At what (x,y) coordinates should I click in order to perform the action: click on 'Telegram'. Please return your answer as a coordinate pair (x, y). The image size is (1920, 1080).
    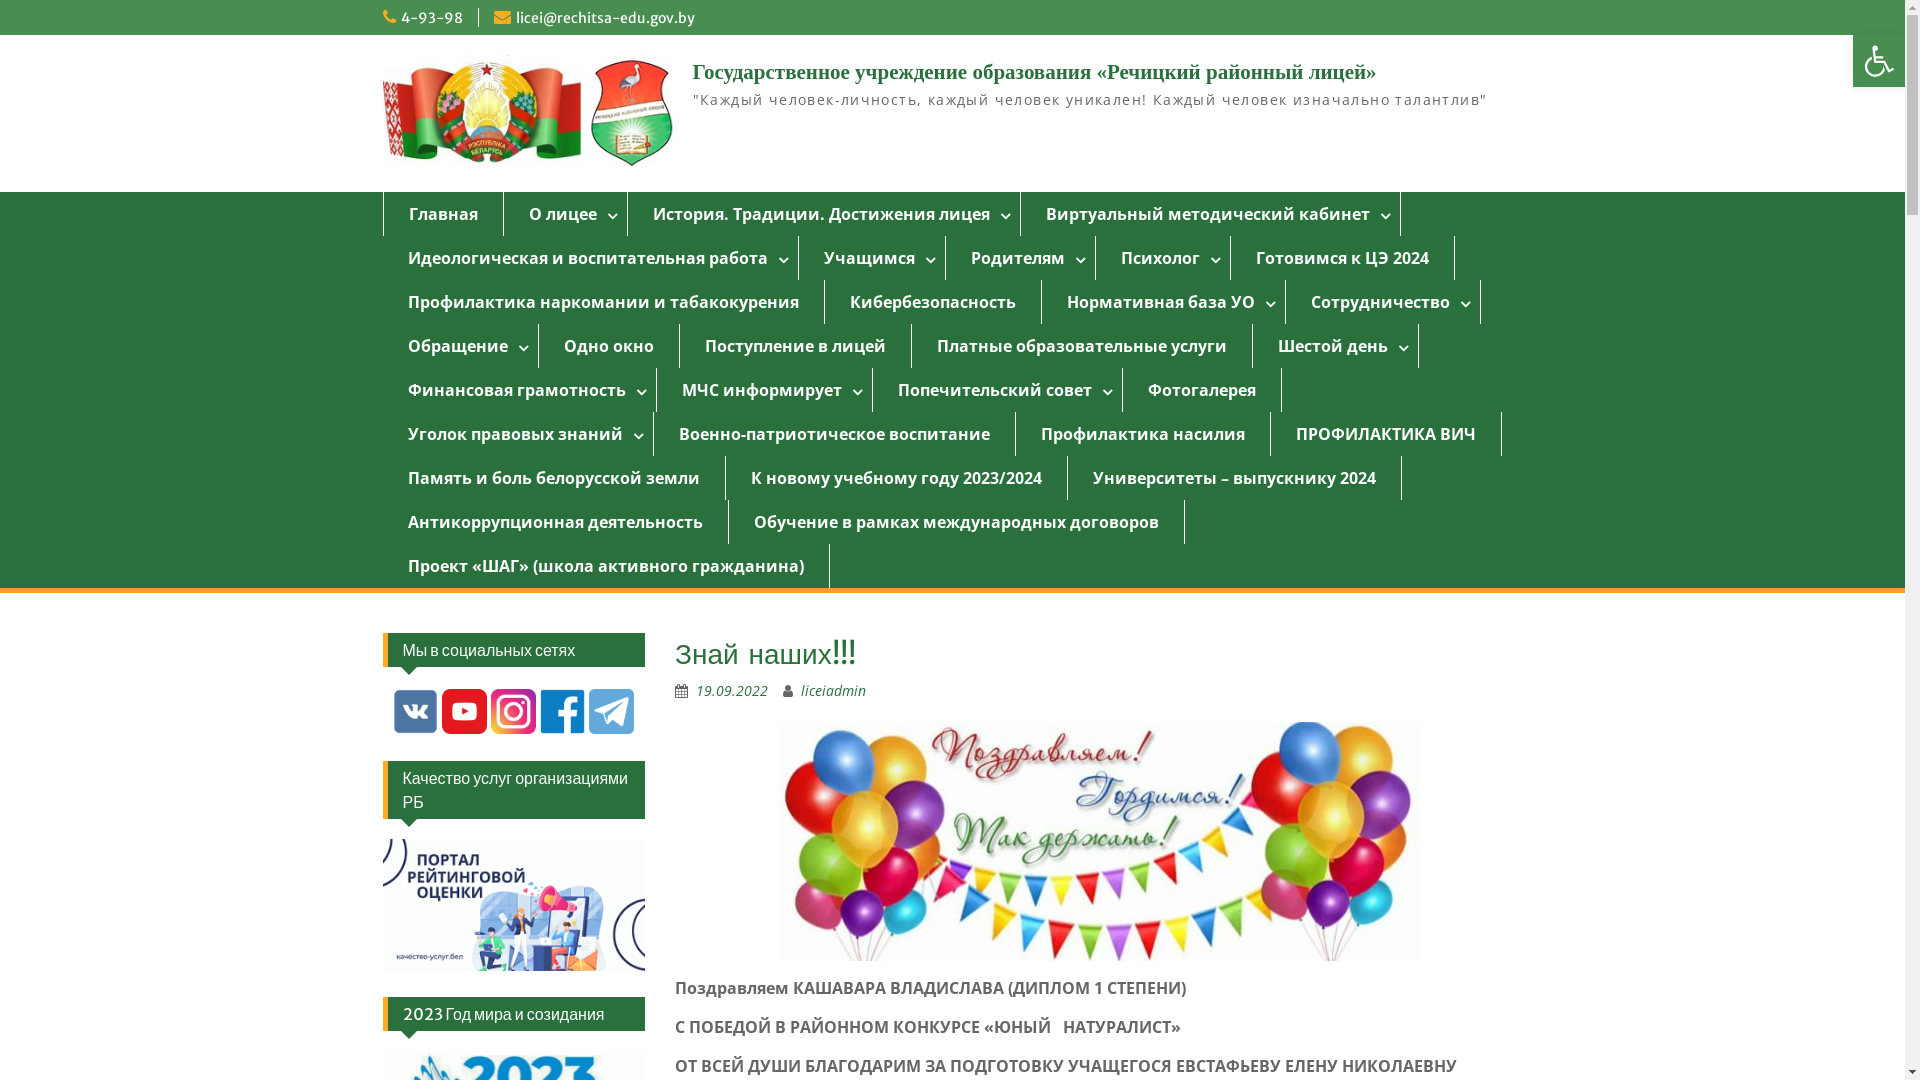
    Looking at the image, I should click on (610, 730).